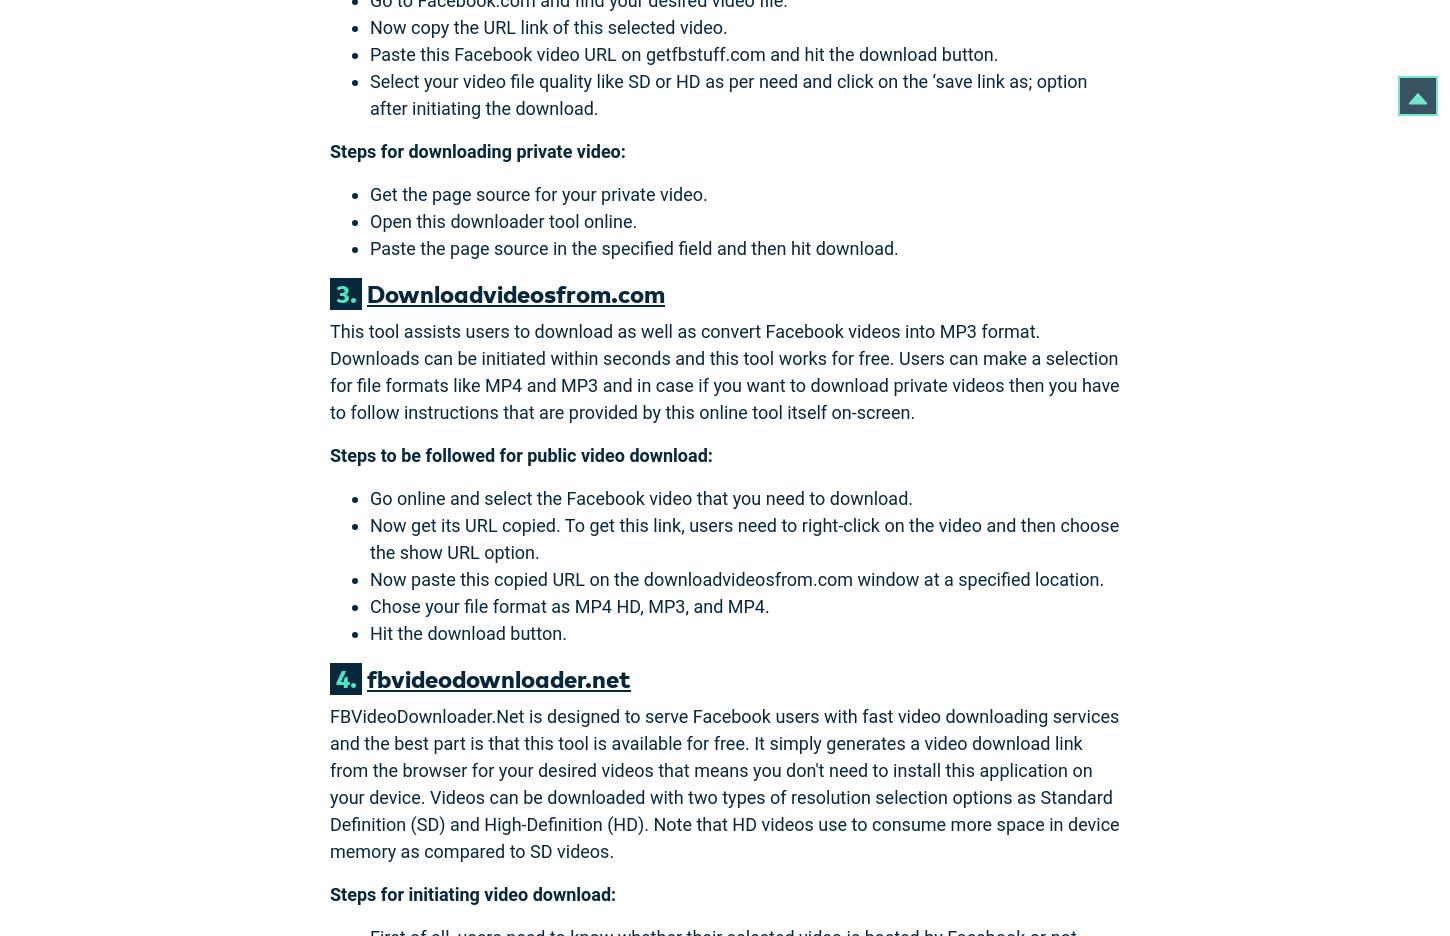  I want to click on 'Hit the download button.', so click(467, 631).